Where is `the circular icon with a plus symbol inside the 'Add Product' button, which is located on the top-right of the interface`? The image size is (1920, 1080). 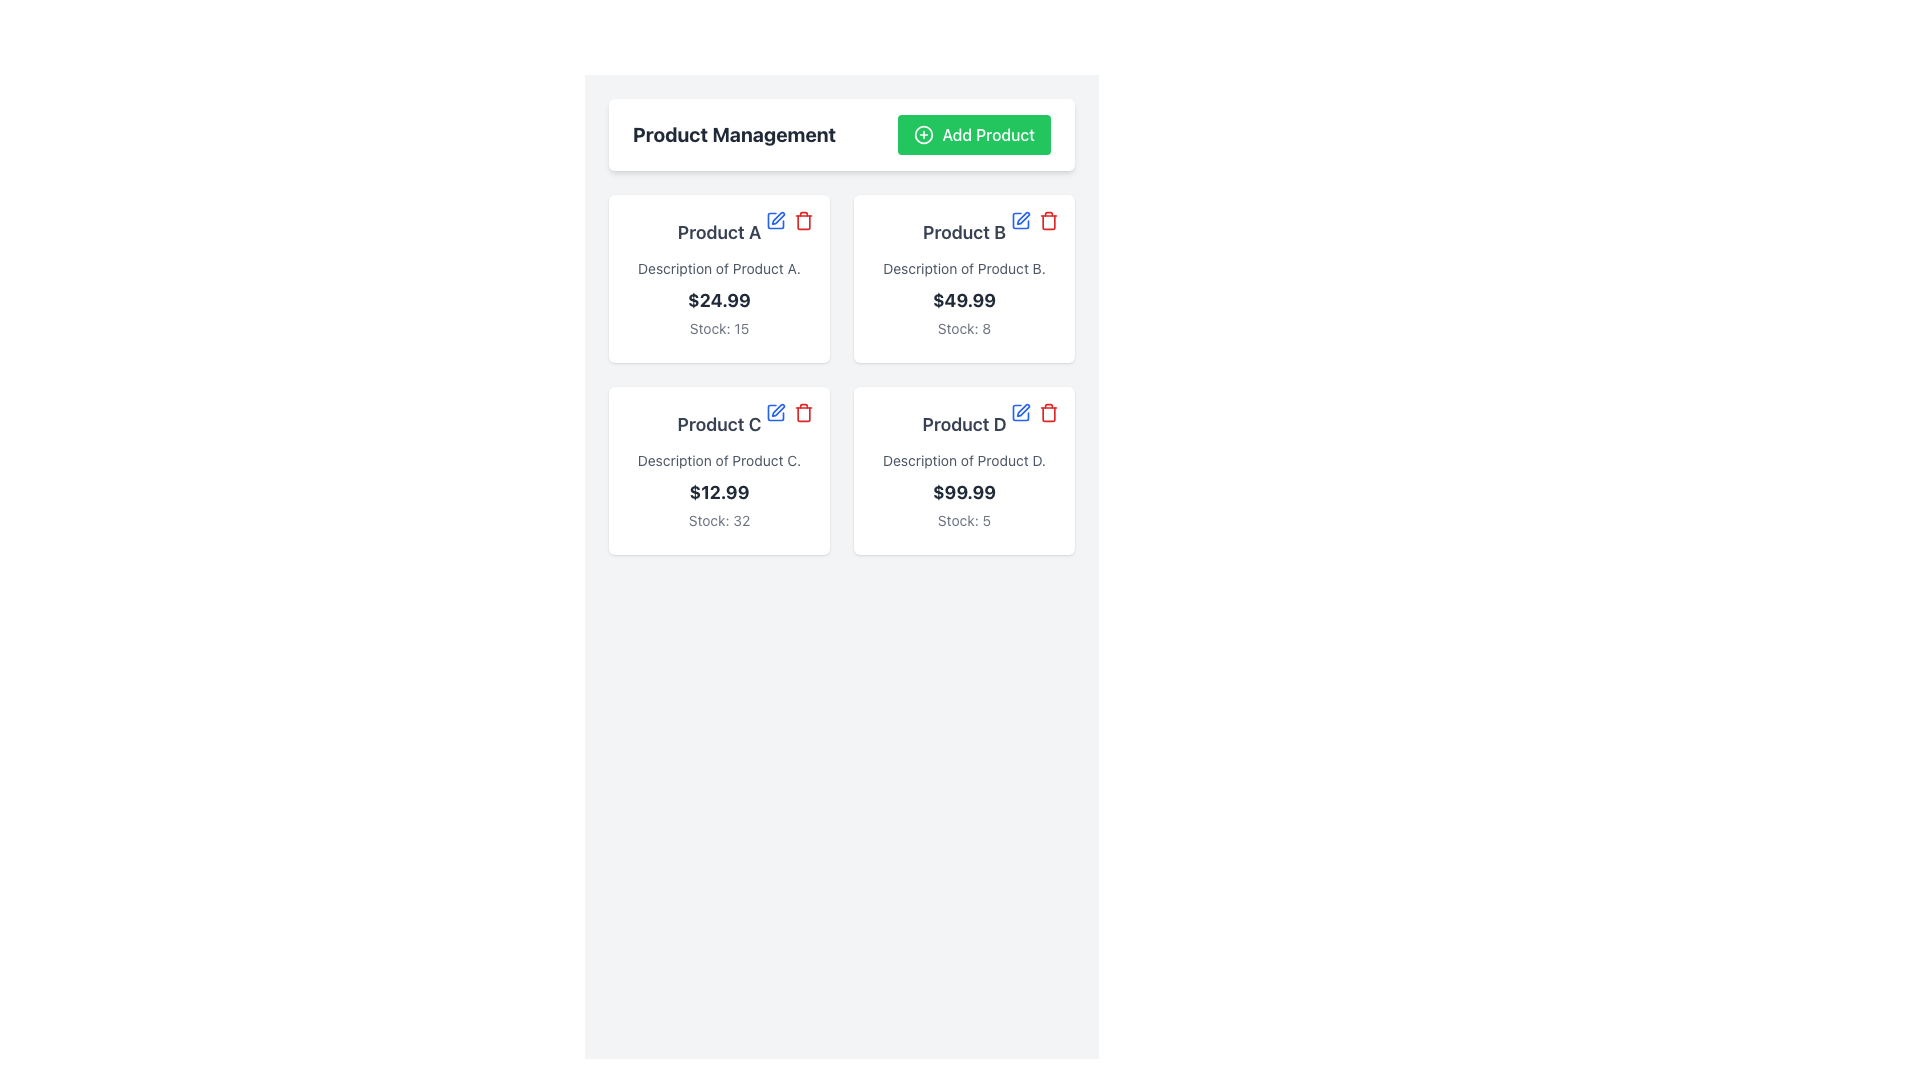
the circular icon with a plus symbol inside the 'Add Product' button, which is located on the top-right of the interface is located at coordinates (923, 135).